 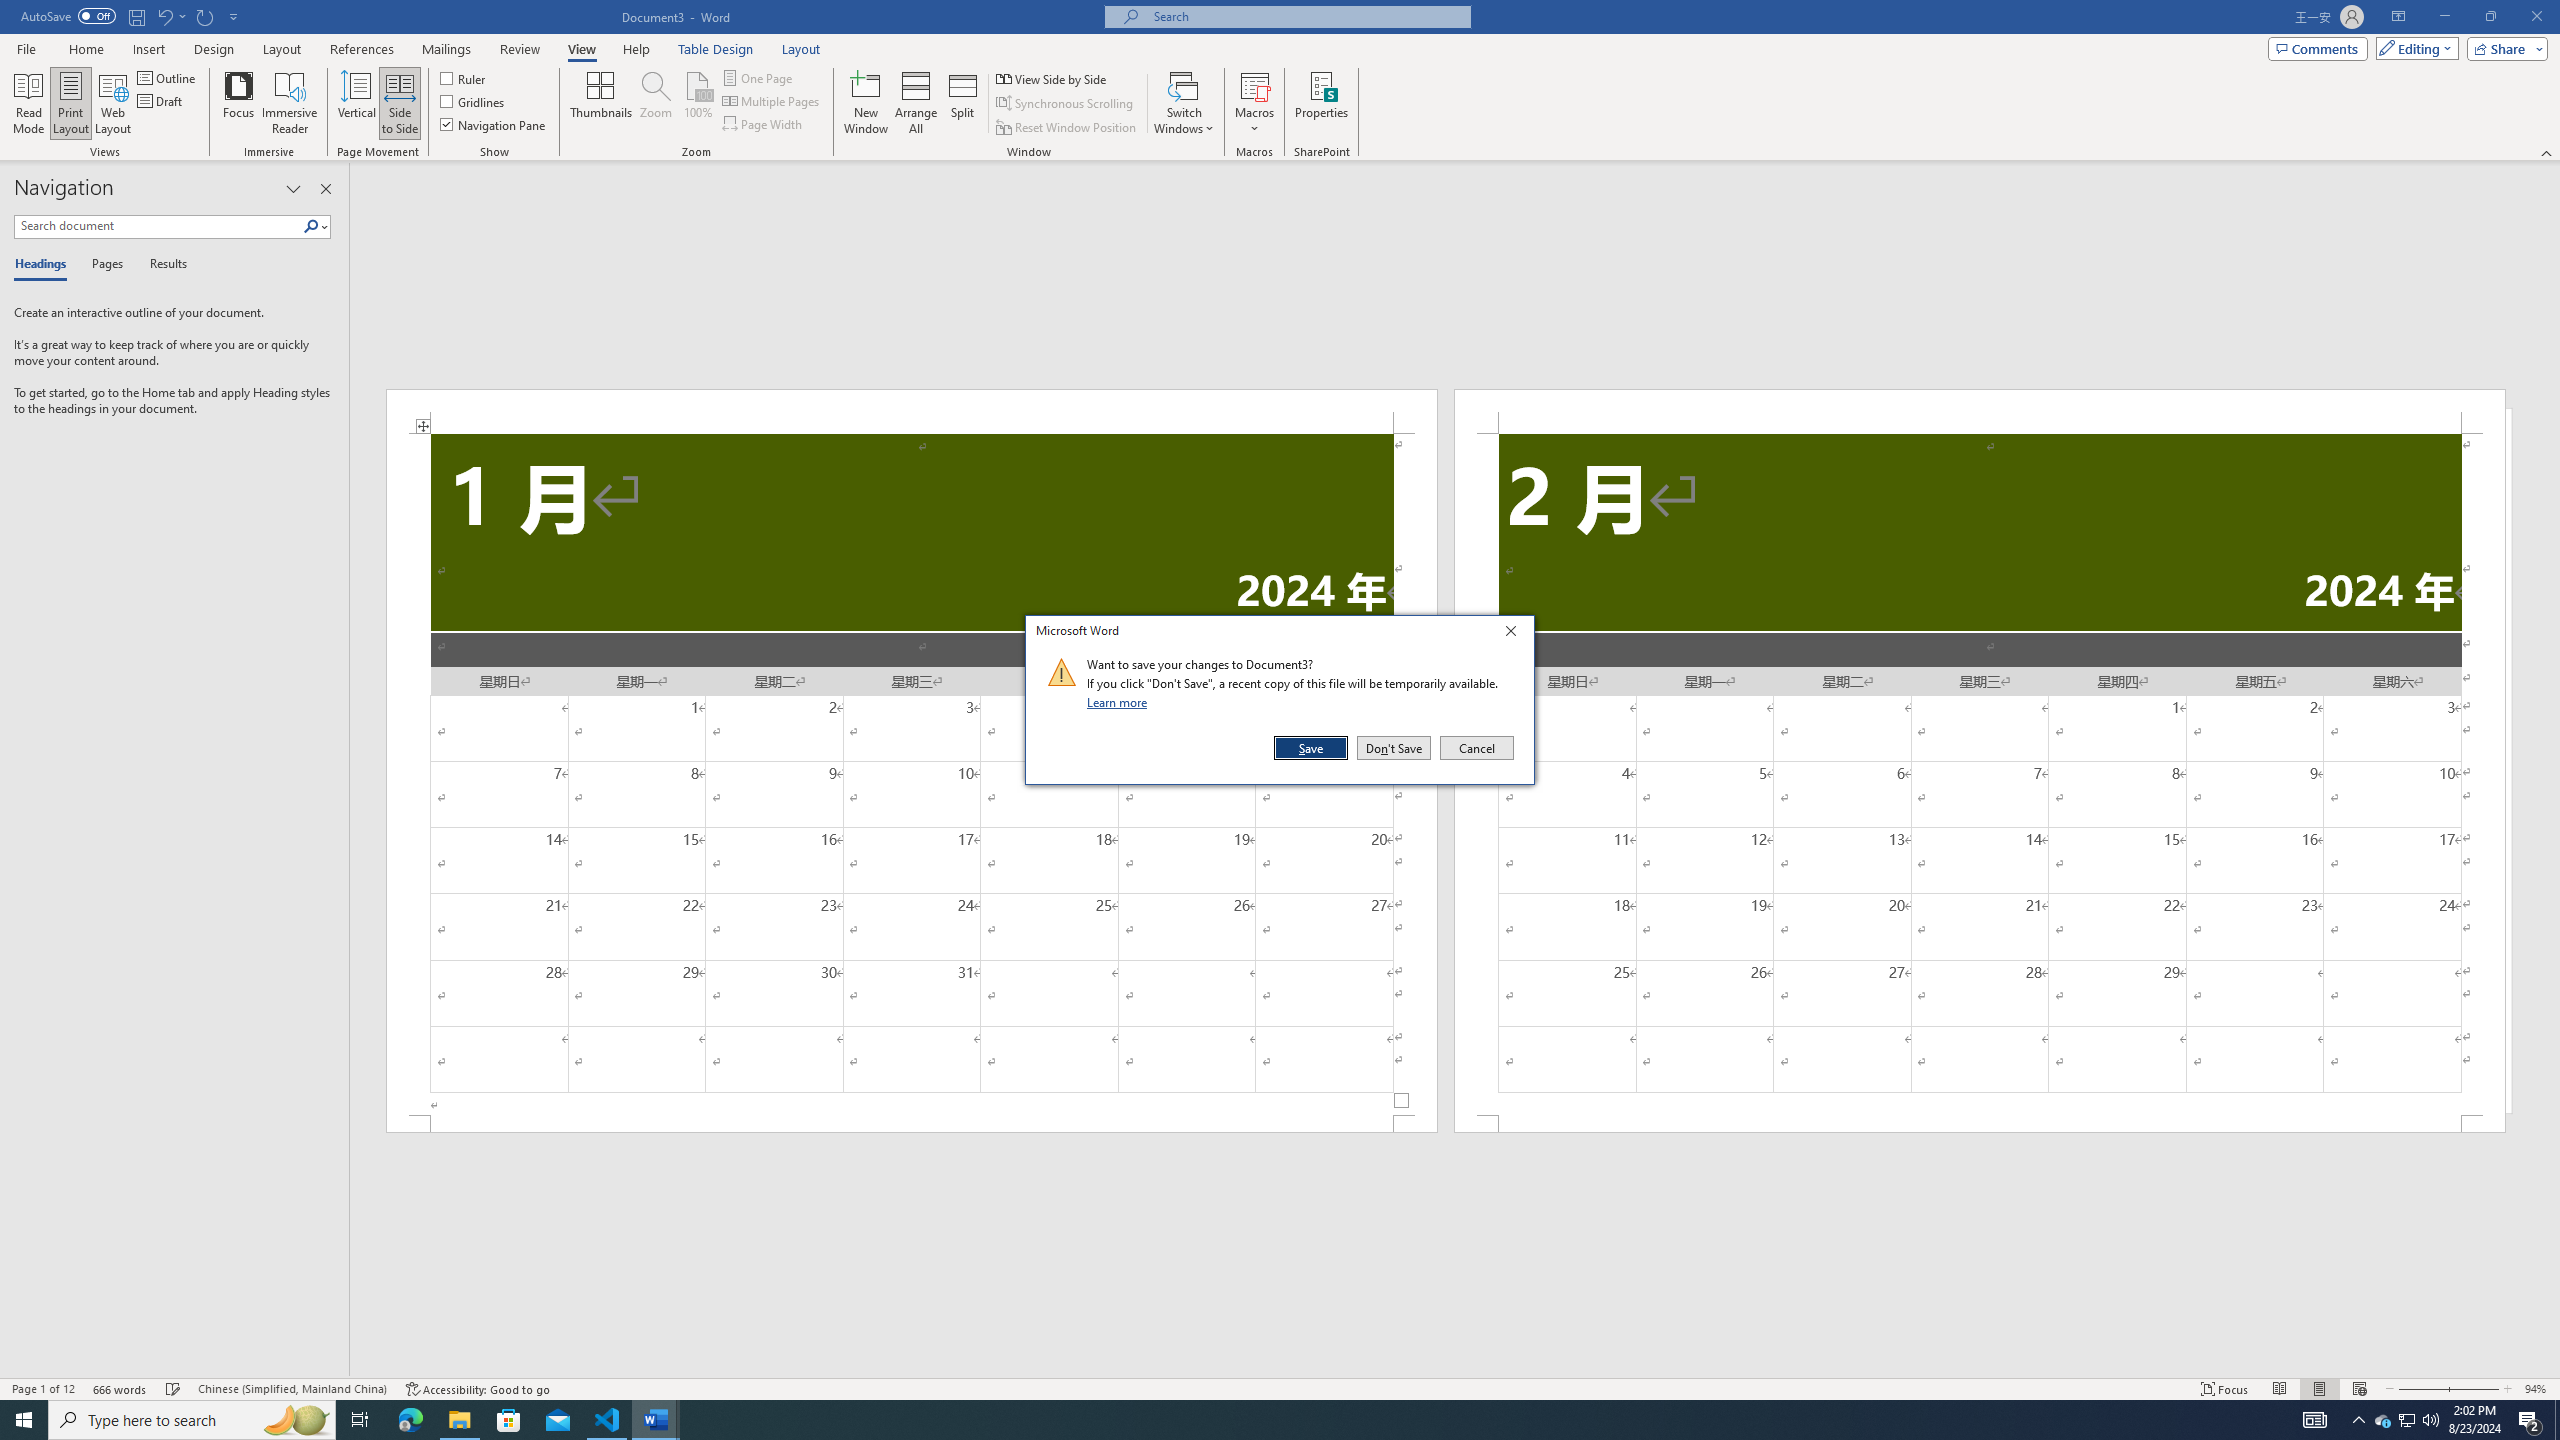 What do you see at coordinates (773, 99) in the screenshot?
I see `'Multiple Pages'` at bounding box center [773, 99].